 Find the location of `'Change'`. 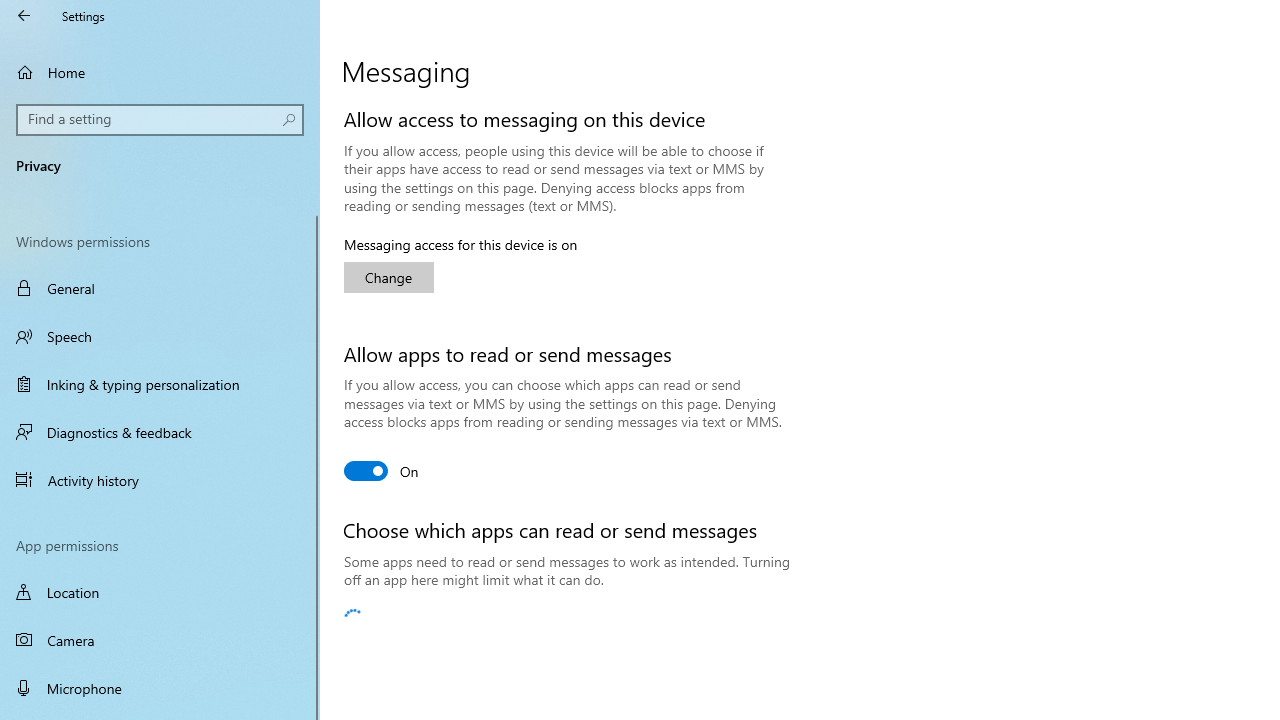

'Change' is located at coordinates (389, 277).